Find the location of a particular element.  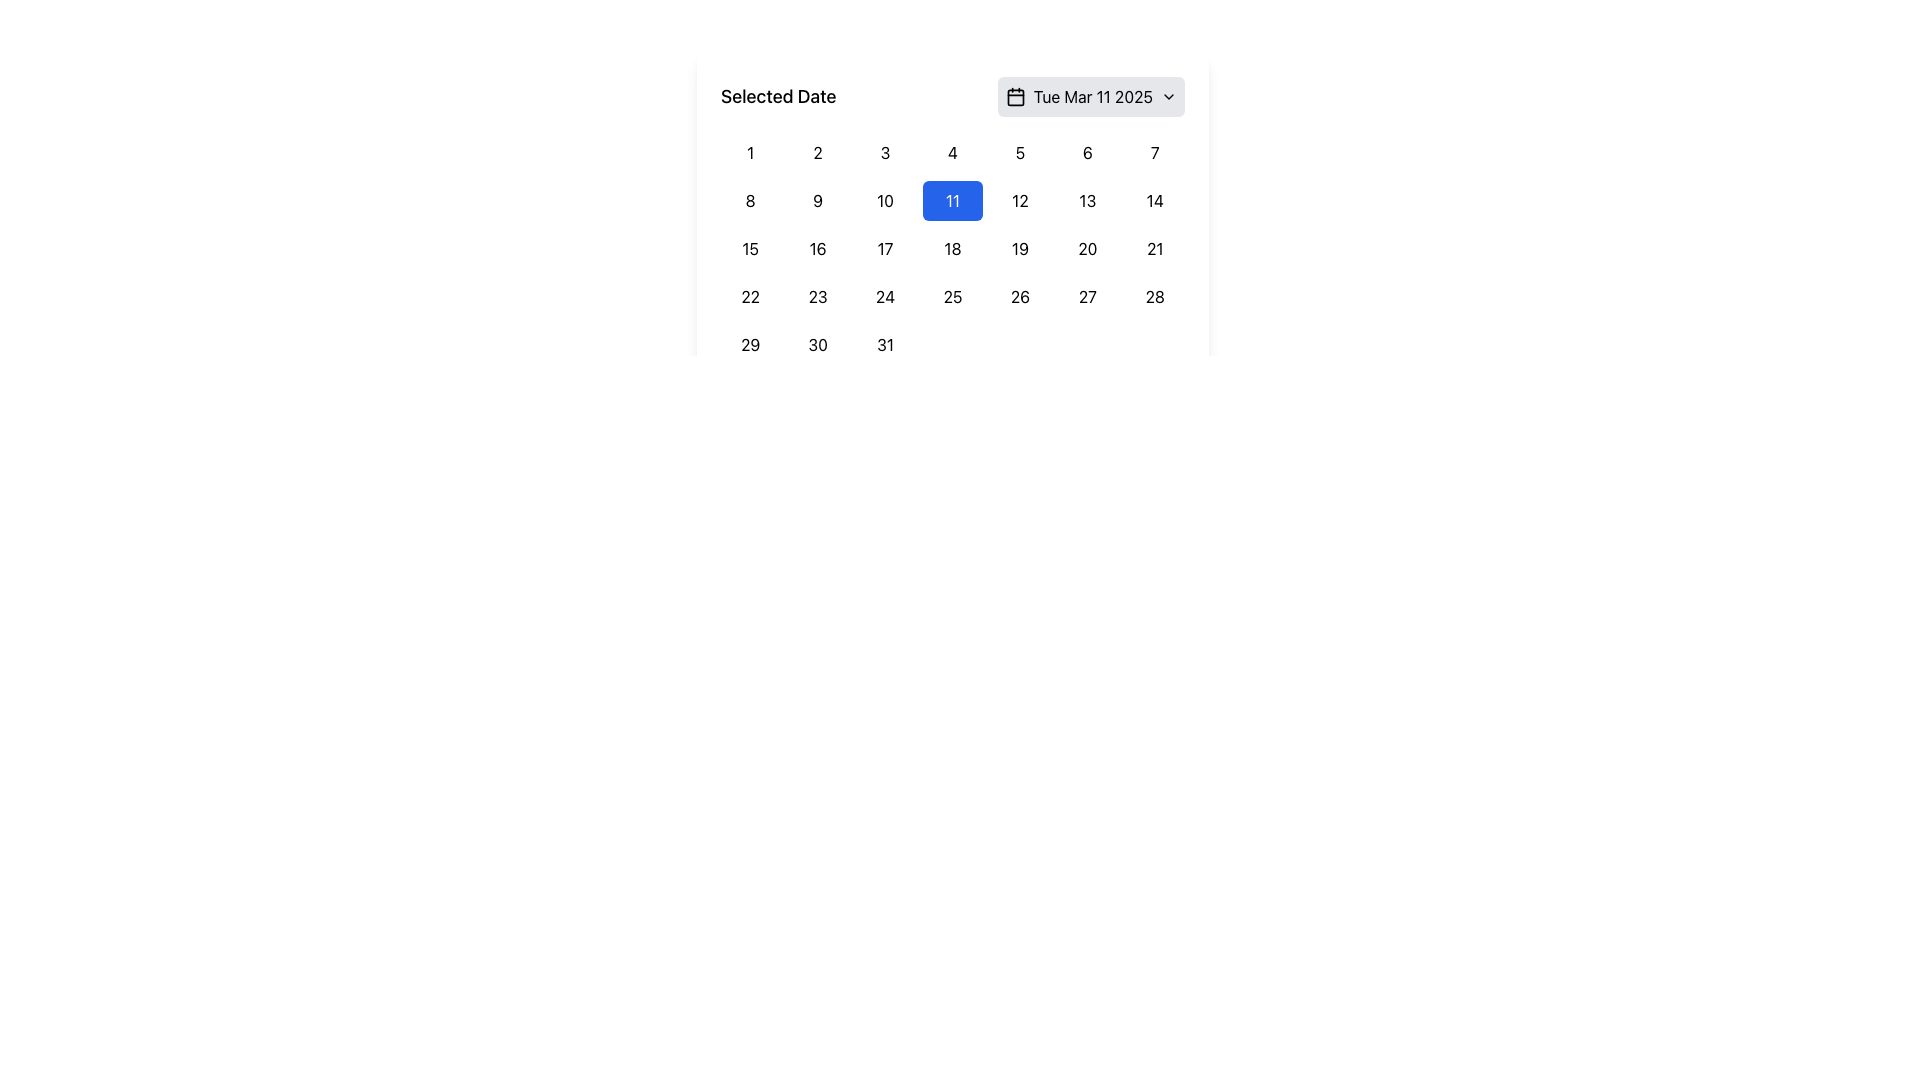

the calendar date cell displaying the number '28' is located at coordinates (1155, 297).